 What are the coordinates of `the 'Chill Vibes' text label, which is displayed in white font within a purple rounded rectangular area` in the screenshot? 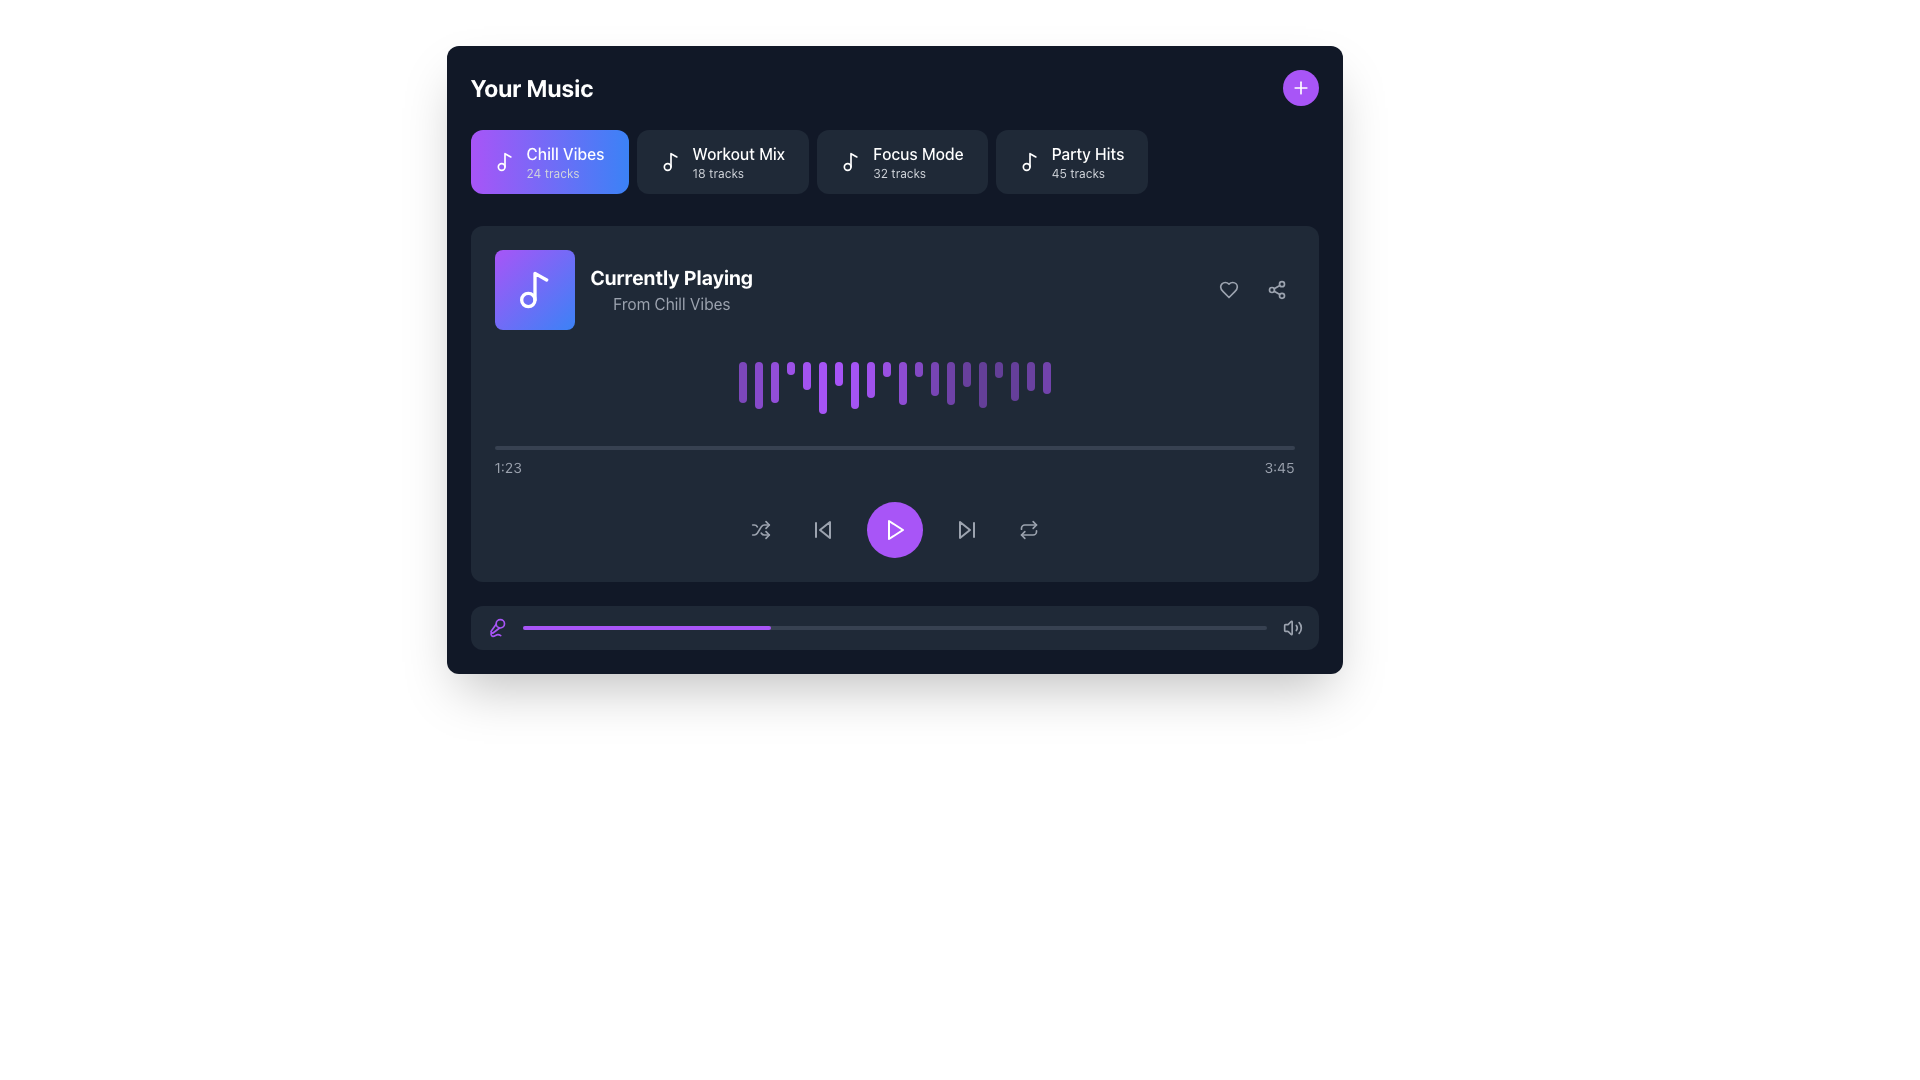 It's located at (564, 153).